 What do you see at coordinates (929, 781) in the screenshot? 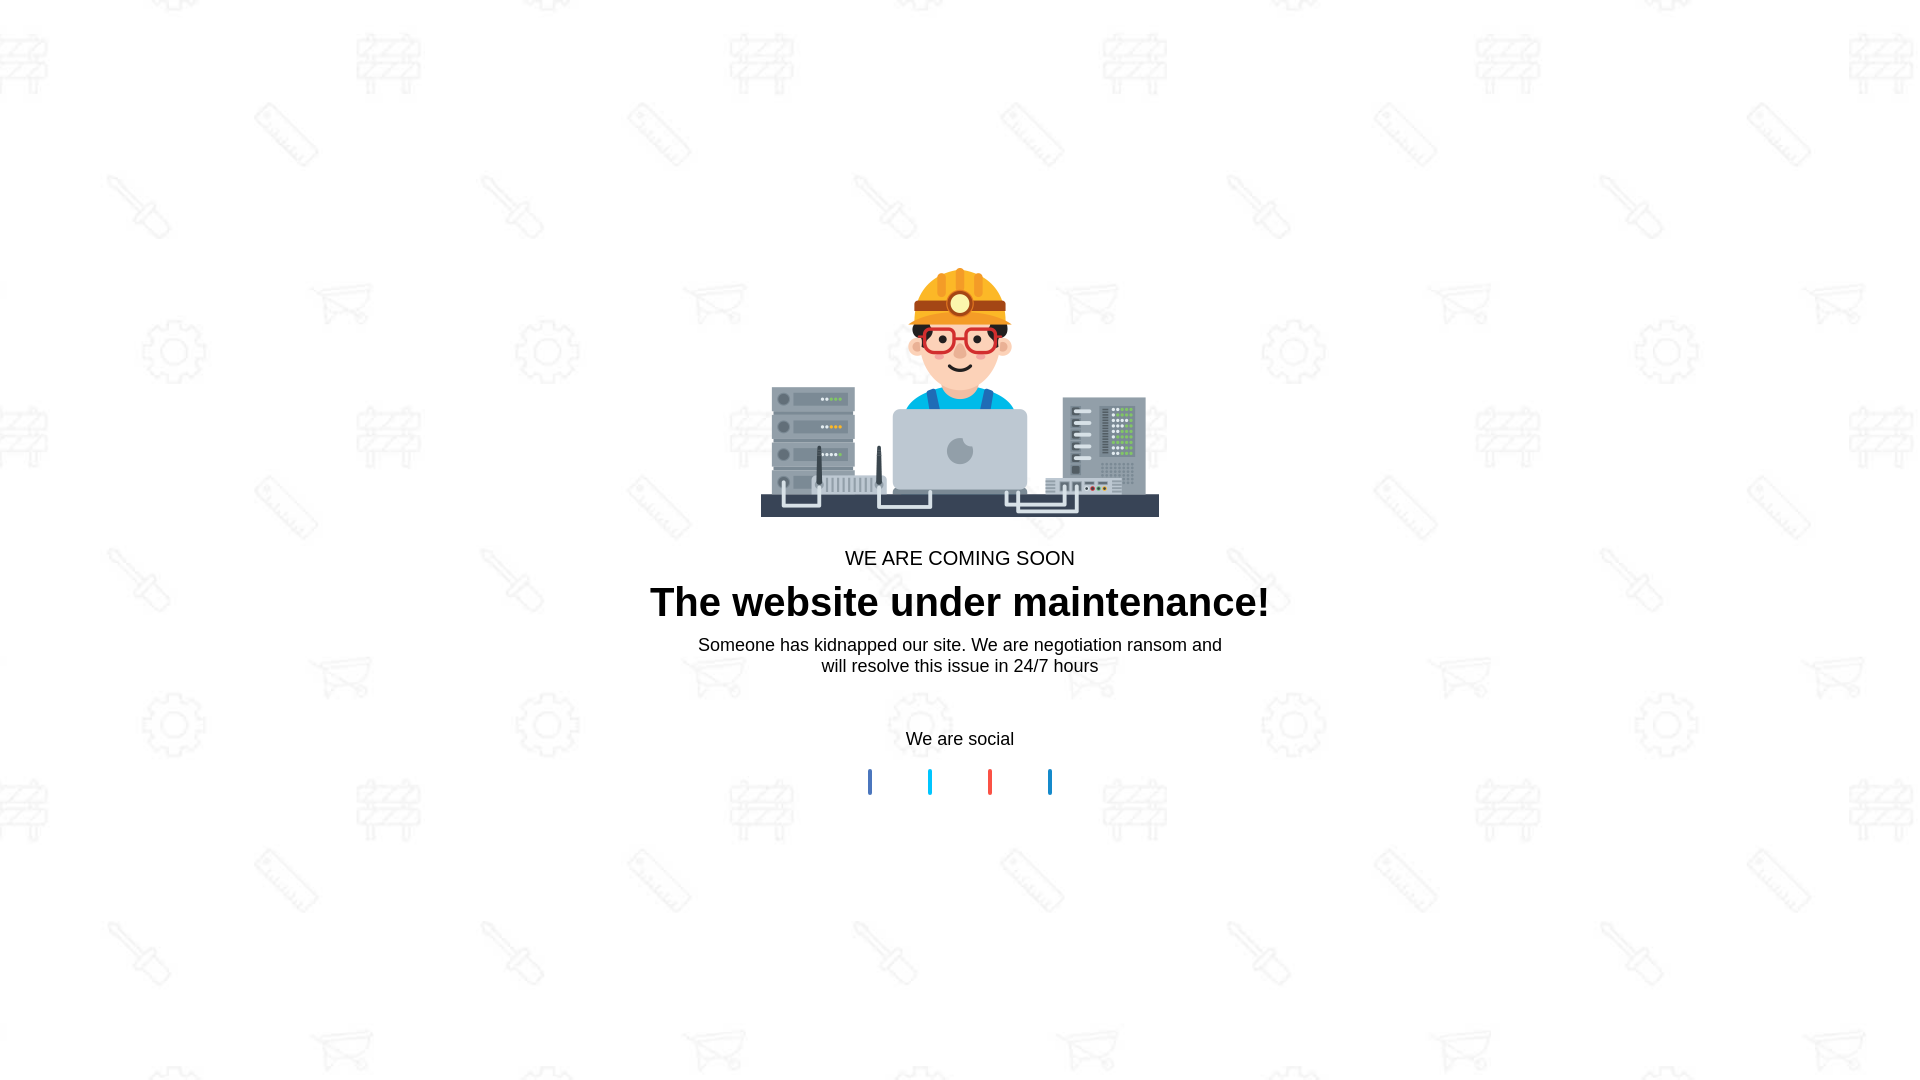
I see `'Twitter'` at bounding box center [929, 781].